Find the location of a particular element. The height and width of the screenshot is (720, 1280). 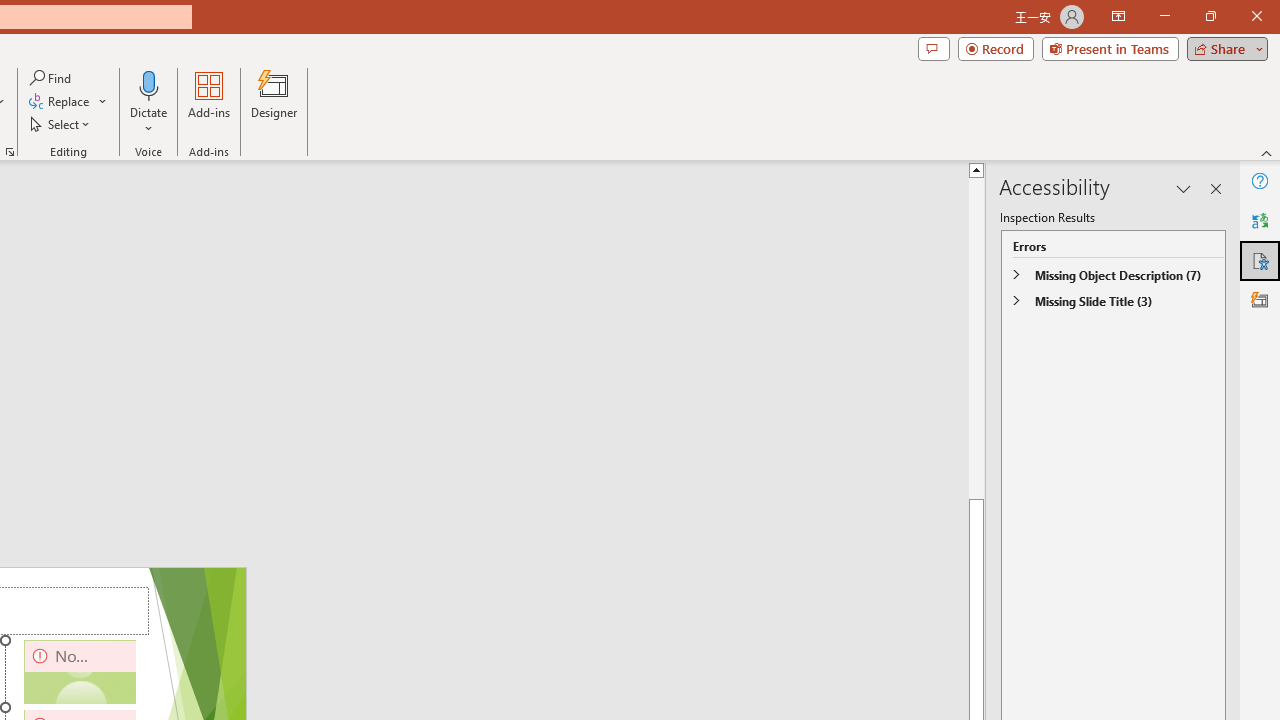

'Camera 5, No camera detected.' is located at coordinates (80, 672).